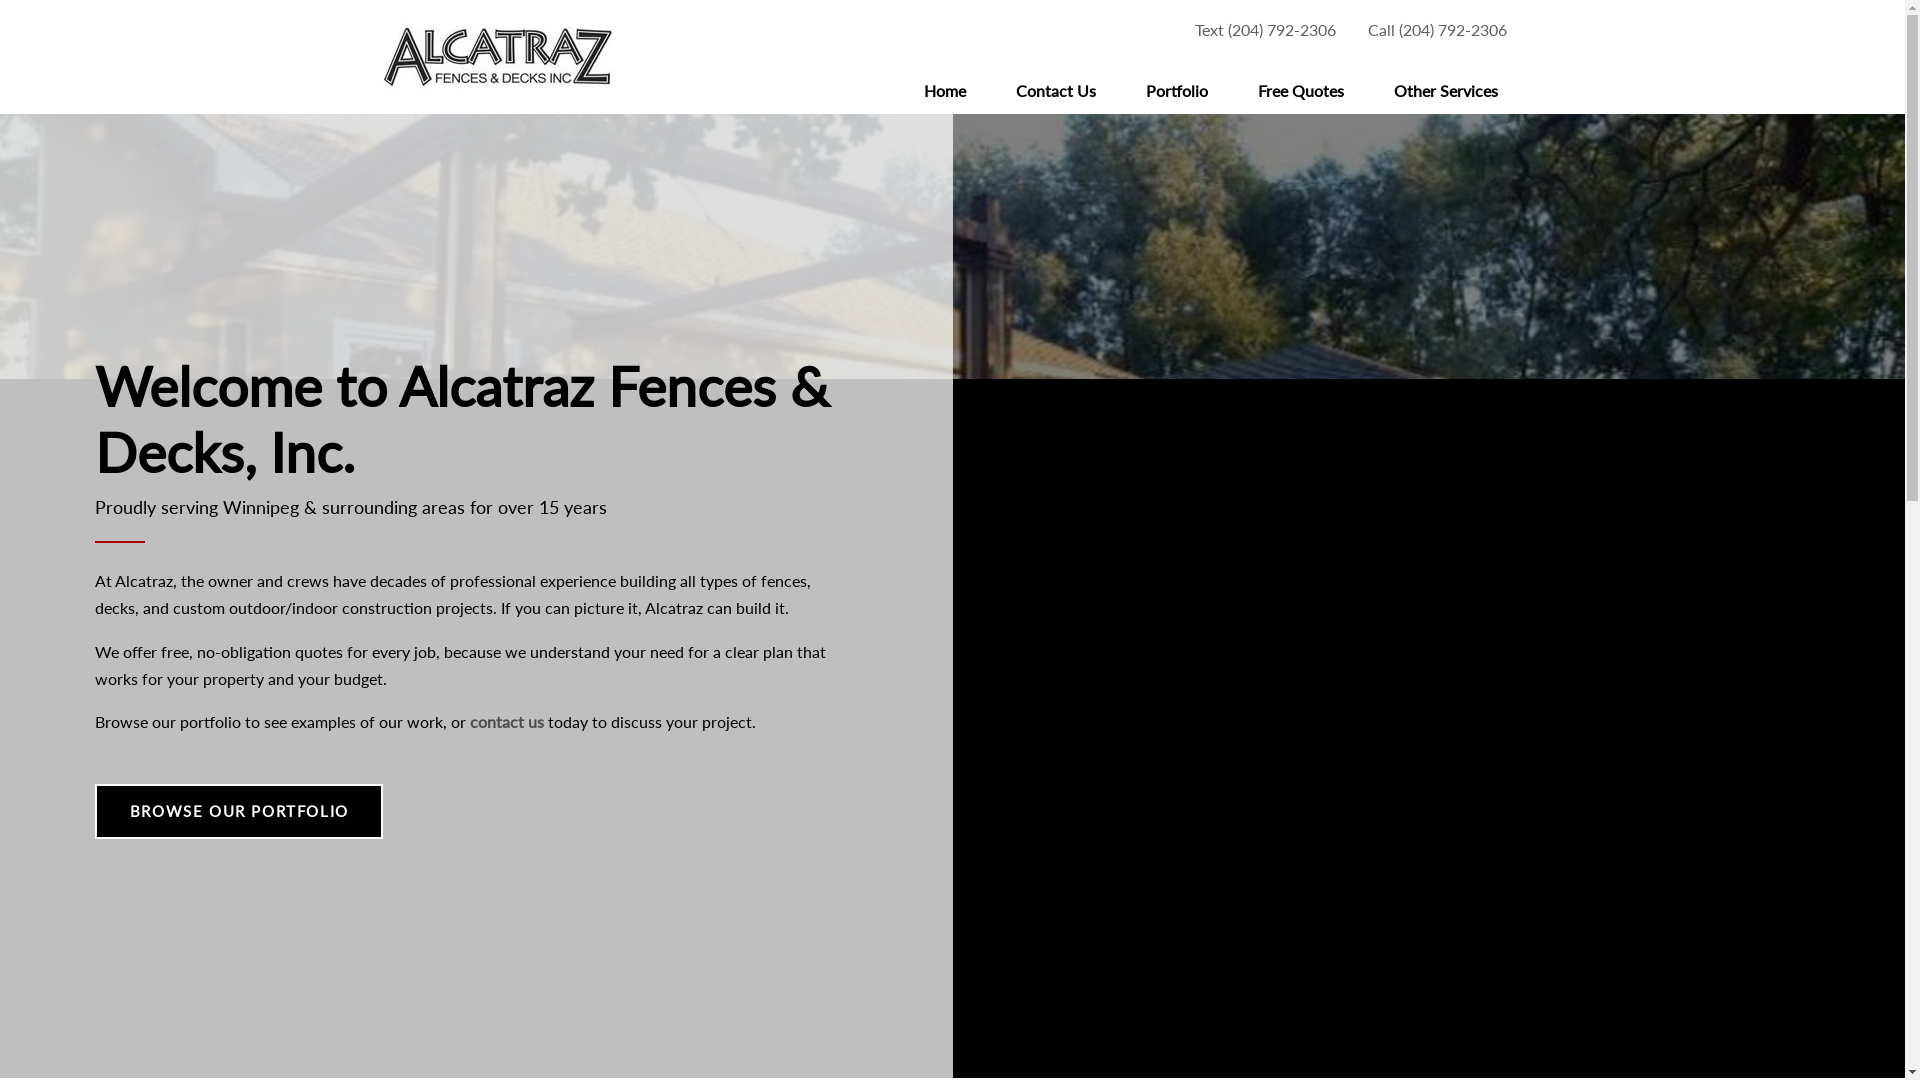 The height and width of the screenshot is (1080, 1920). Describe the element at coordinates (497, 56) in the screenshot. I see `'Skip to the home page'` at that location.